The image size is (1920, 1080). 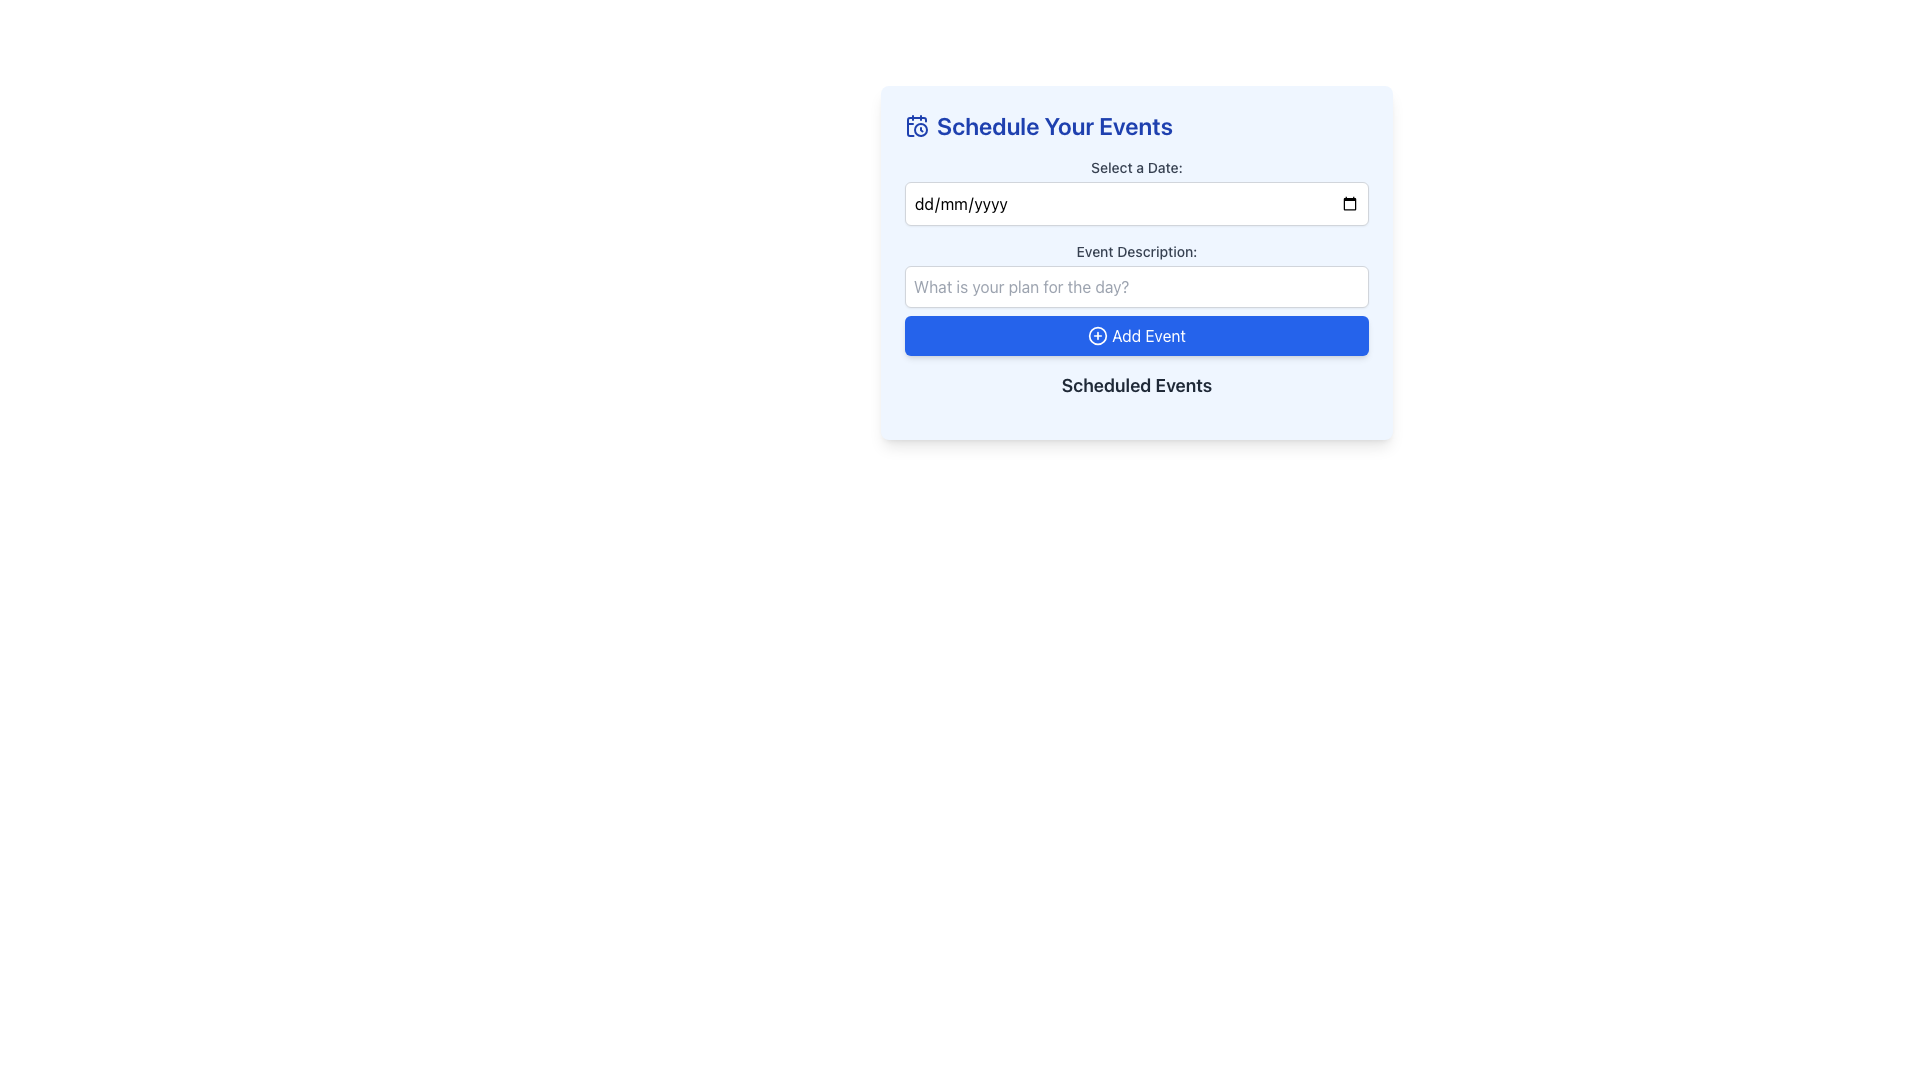 What do you see at coordinates (1137, 385) in the screenshot?
I see `the text label reading 'Scheduled Events', which is styled with medium-sized, bold font and is located directly below the 'Add Event' button` at bounding box center [1137, 385].